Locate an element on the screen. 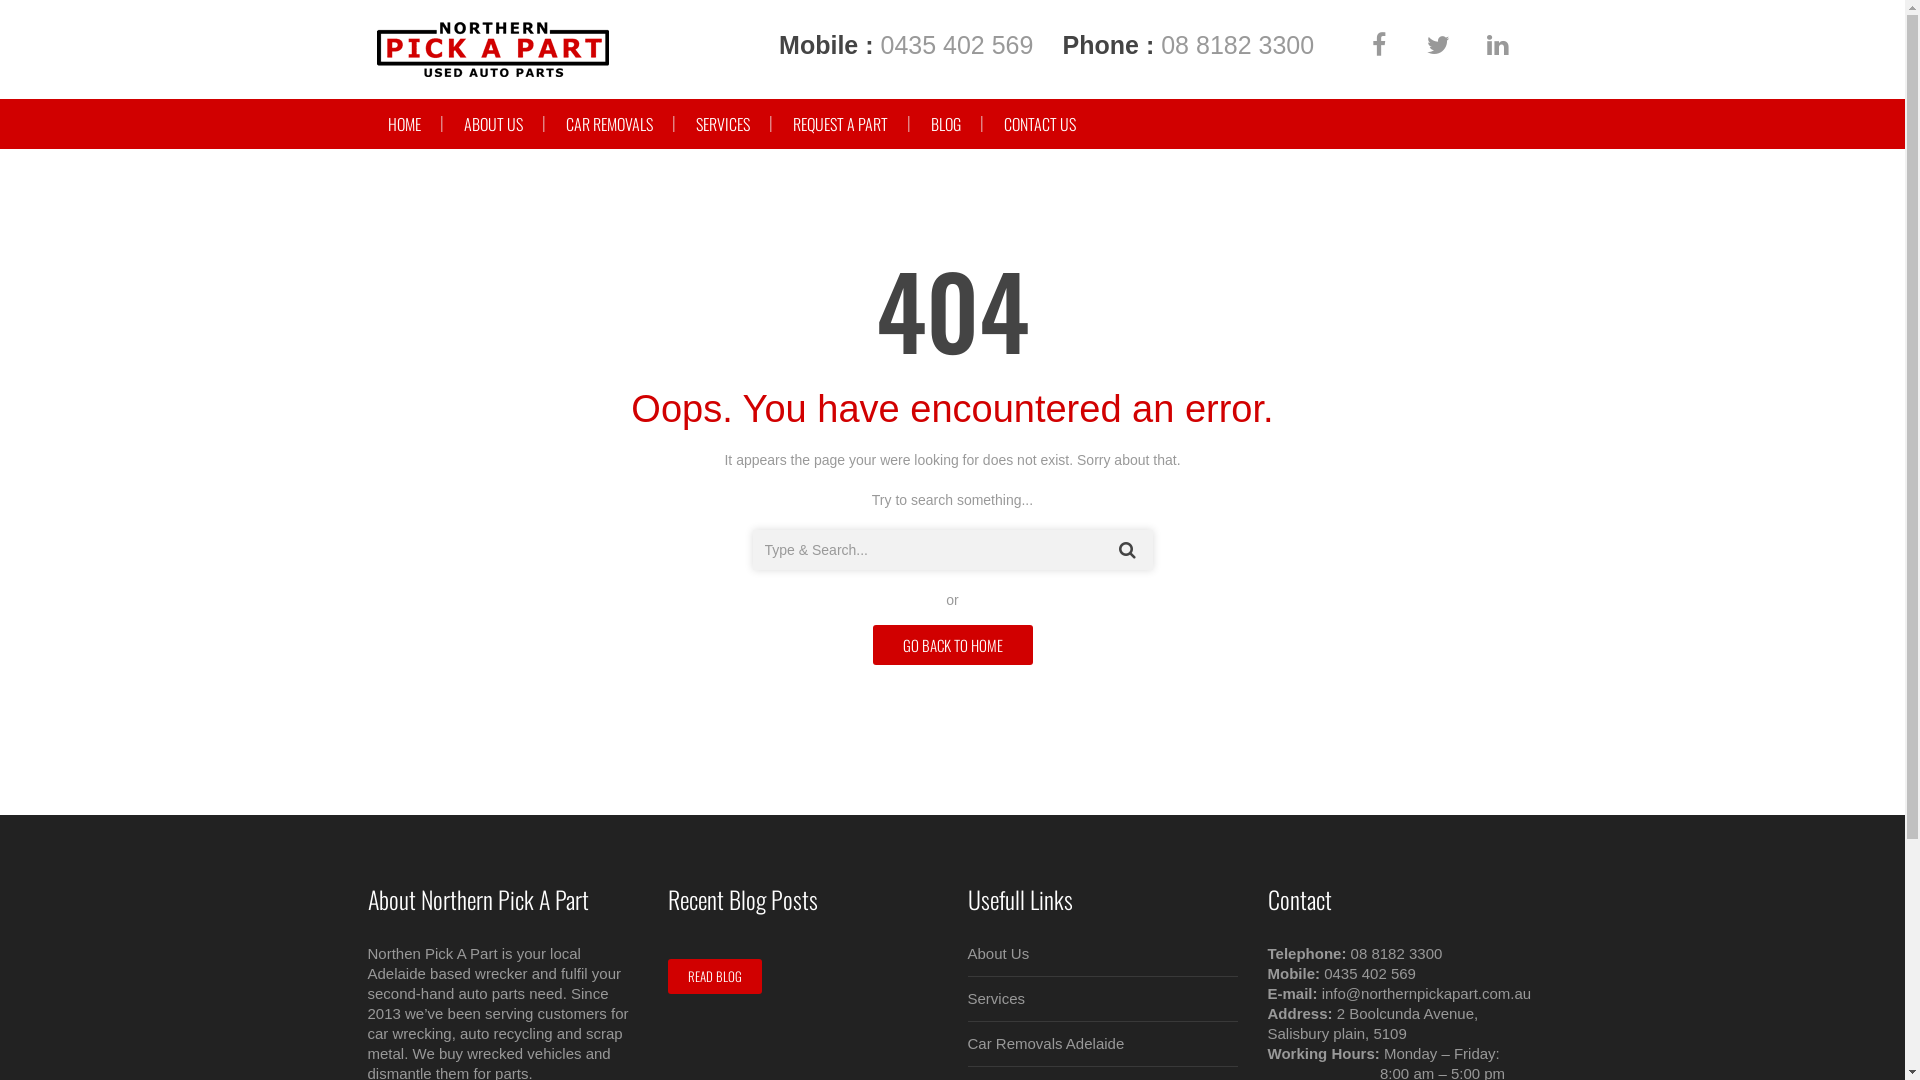 The image size is (1920, 1080). '08 8182 3300' is located at coordinates (1236, 45).